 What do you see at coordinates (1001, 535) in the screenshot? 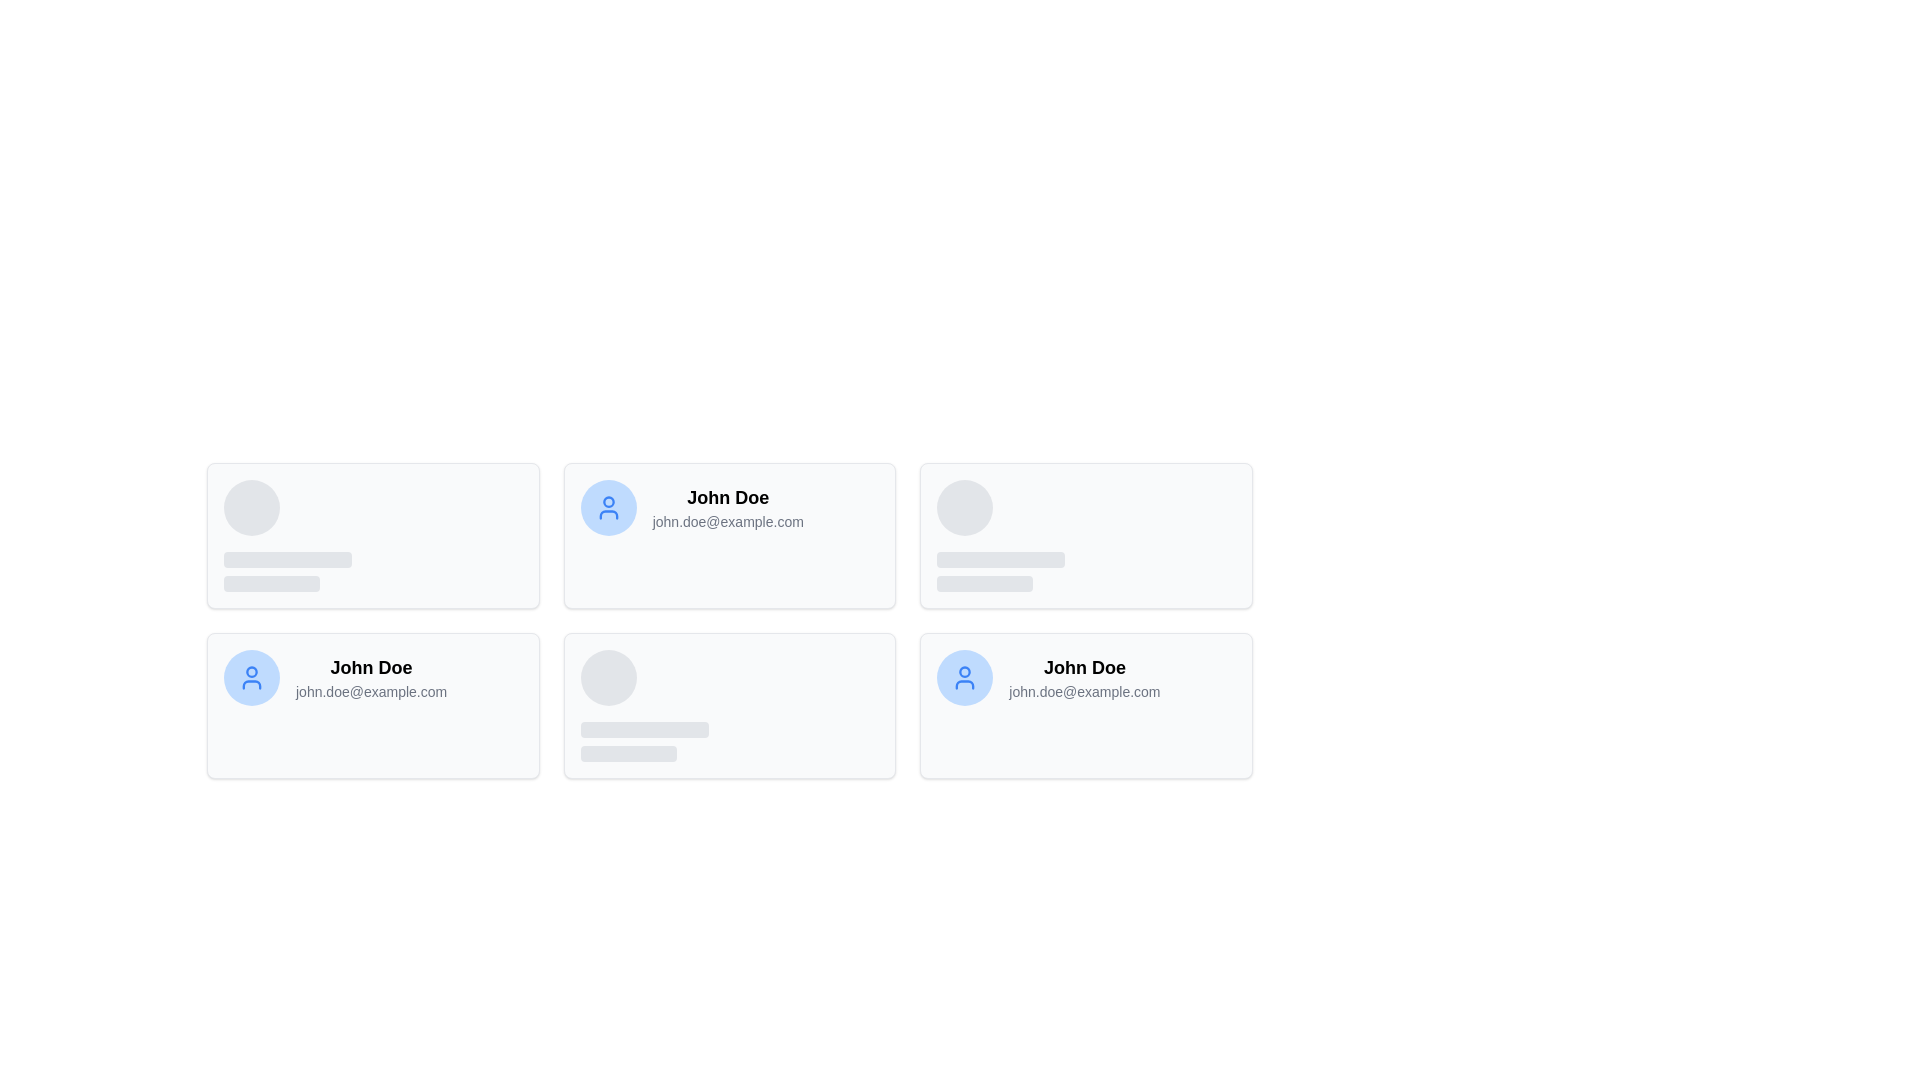
I see `the Loading placeholder located in the top right card of a grid of six cards, which is styled with the 'animate-pulse' class` at bounding box center [1001, 535].